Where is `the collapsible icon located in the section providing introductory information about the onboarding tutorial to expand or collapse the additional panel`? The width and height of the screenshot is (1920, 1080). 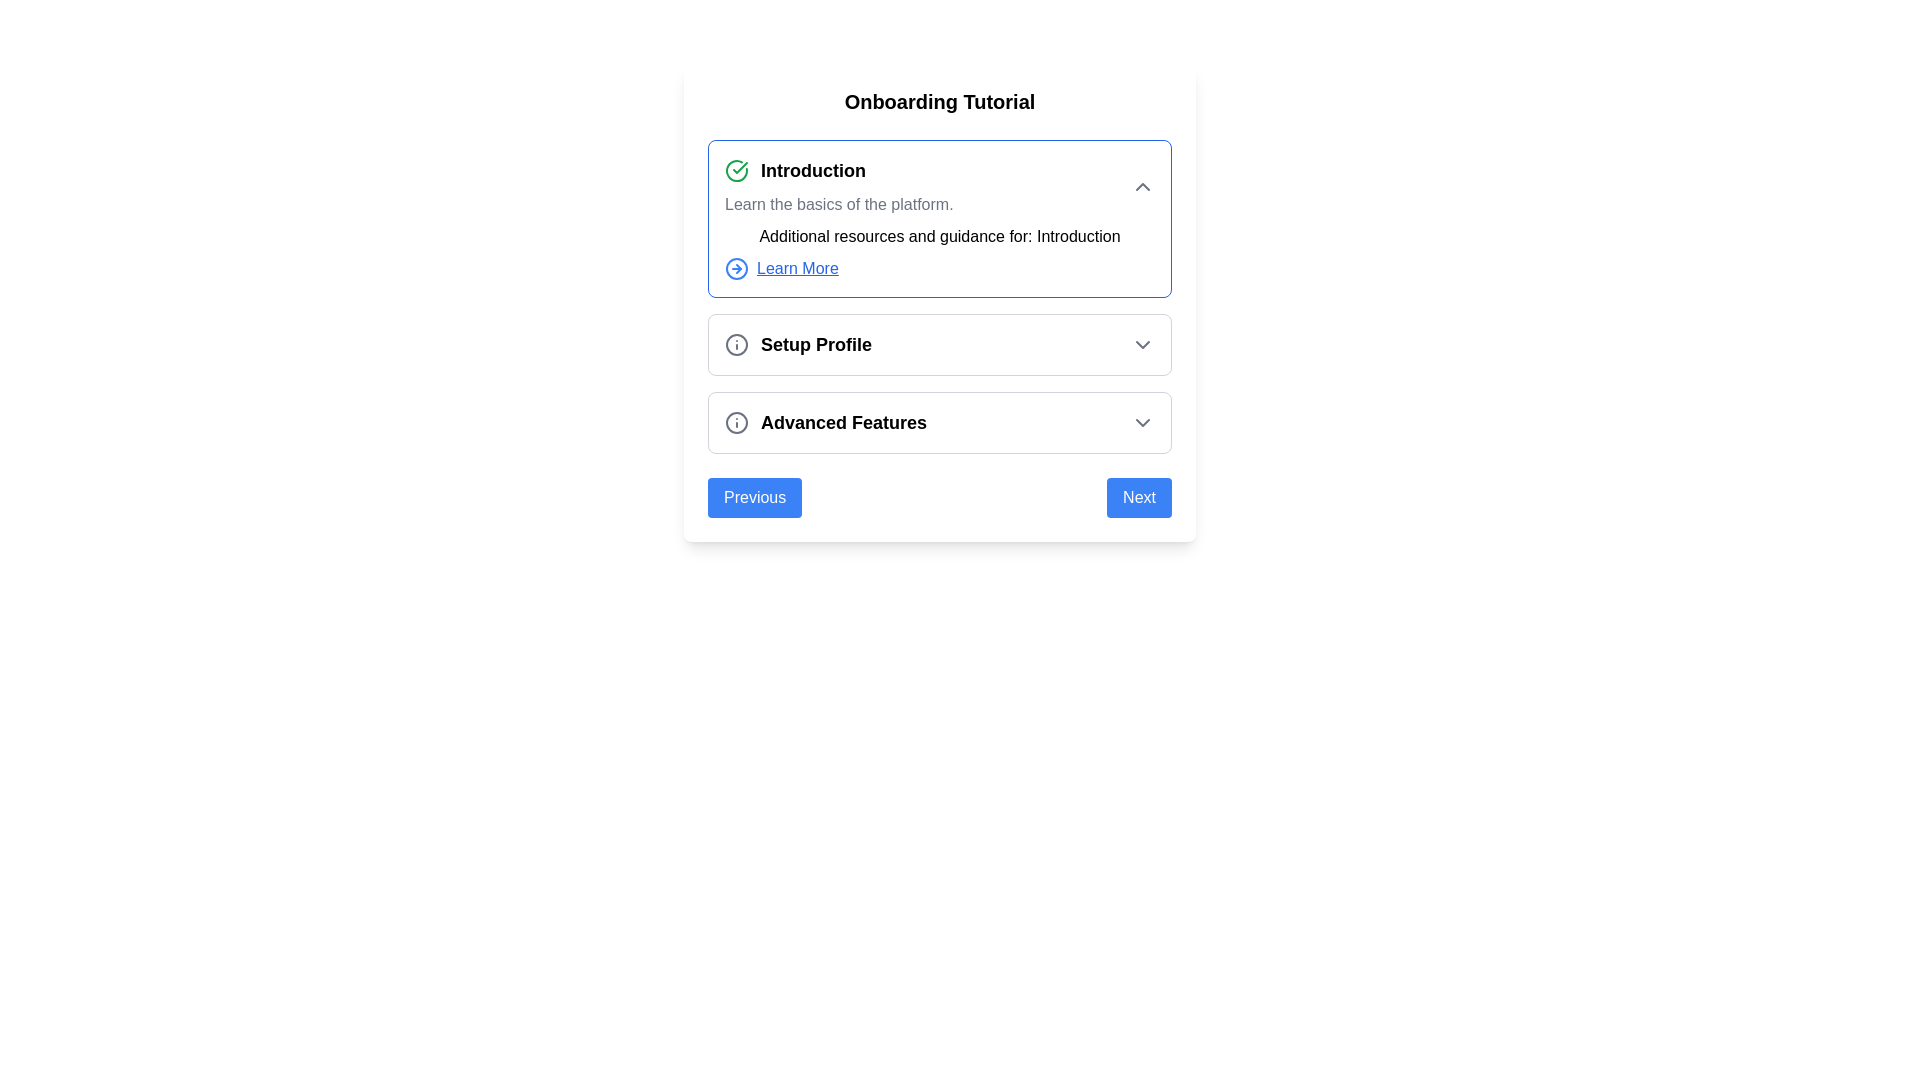 the collapsible icon located in the section providing introductory information about the onboarding tutorial to expand or collapse the additional panel is located at coordinates (939, 297).